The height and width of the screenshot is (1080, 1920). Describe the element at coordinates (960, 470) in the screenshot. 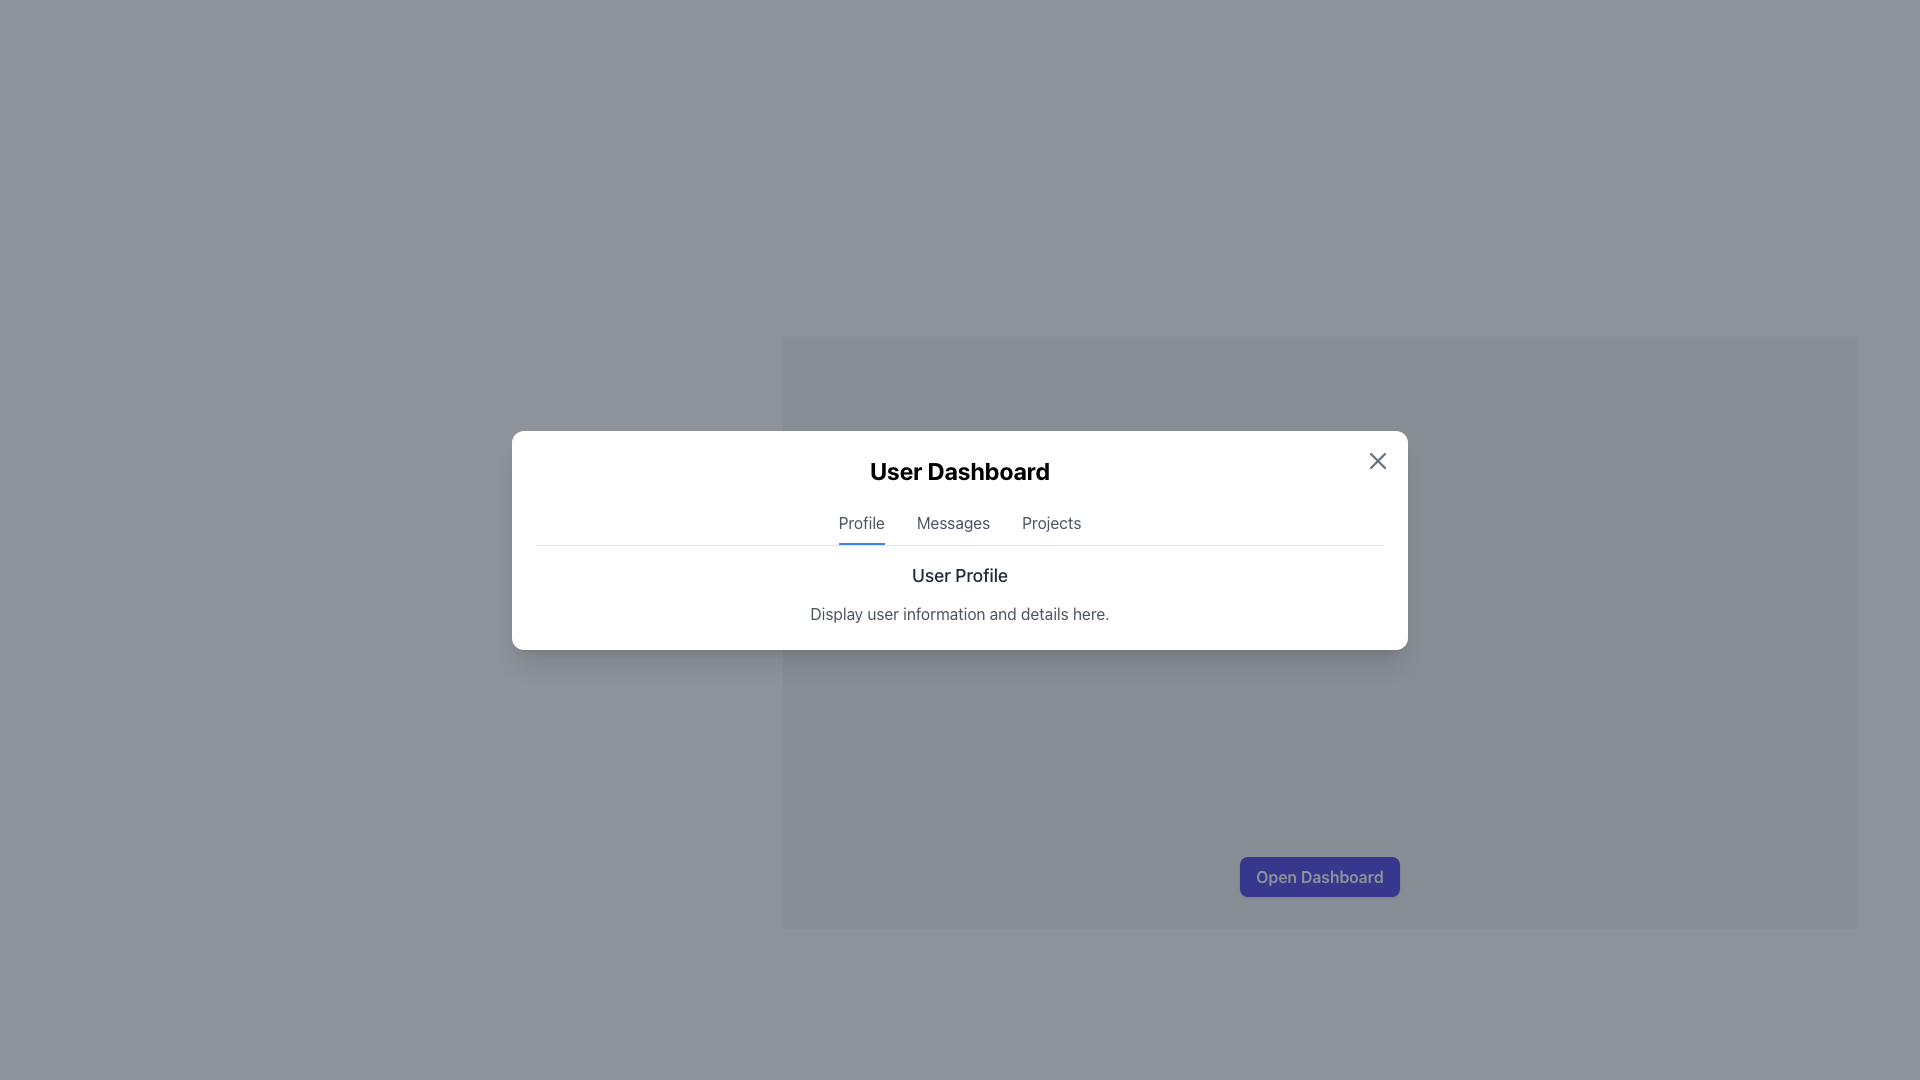

I see `the bold, centered text label displaying 'User Dashboard' located at the top center of the white, rounded card` at that location.